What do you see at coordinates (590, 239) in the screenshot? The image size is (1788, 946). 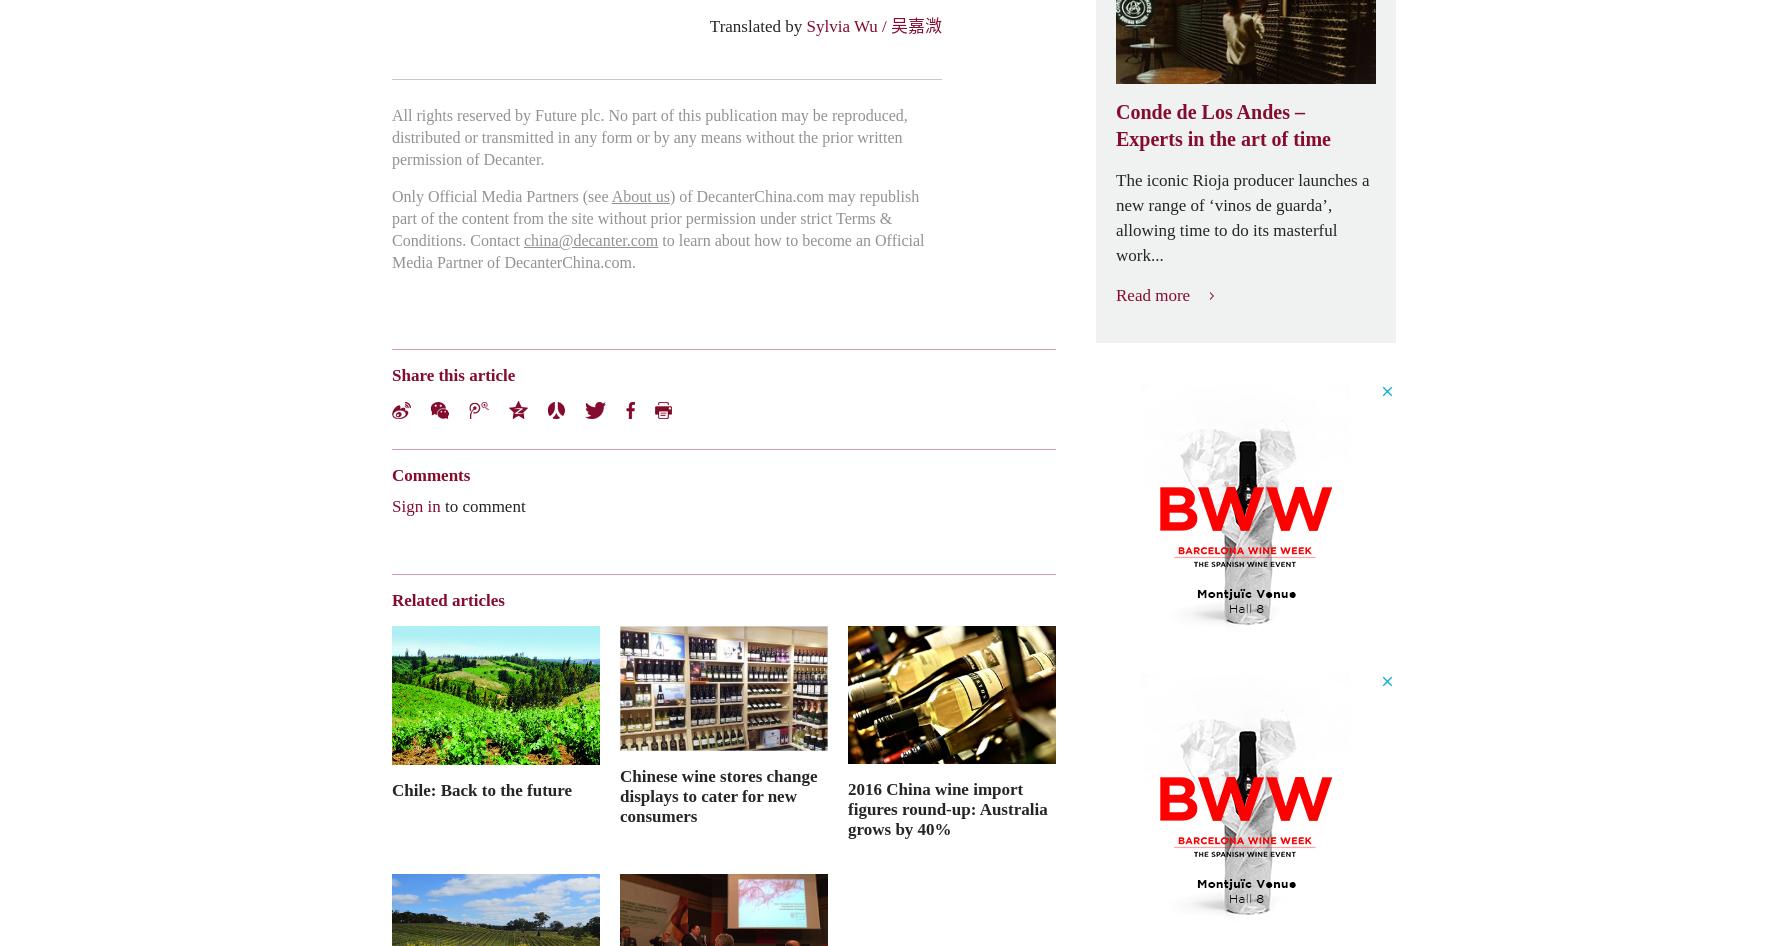 I see `'china@decanter.com'` at bounding box center [590, 239].